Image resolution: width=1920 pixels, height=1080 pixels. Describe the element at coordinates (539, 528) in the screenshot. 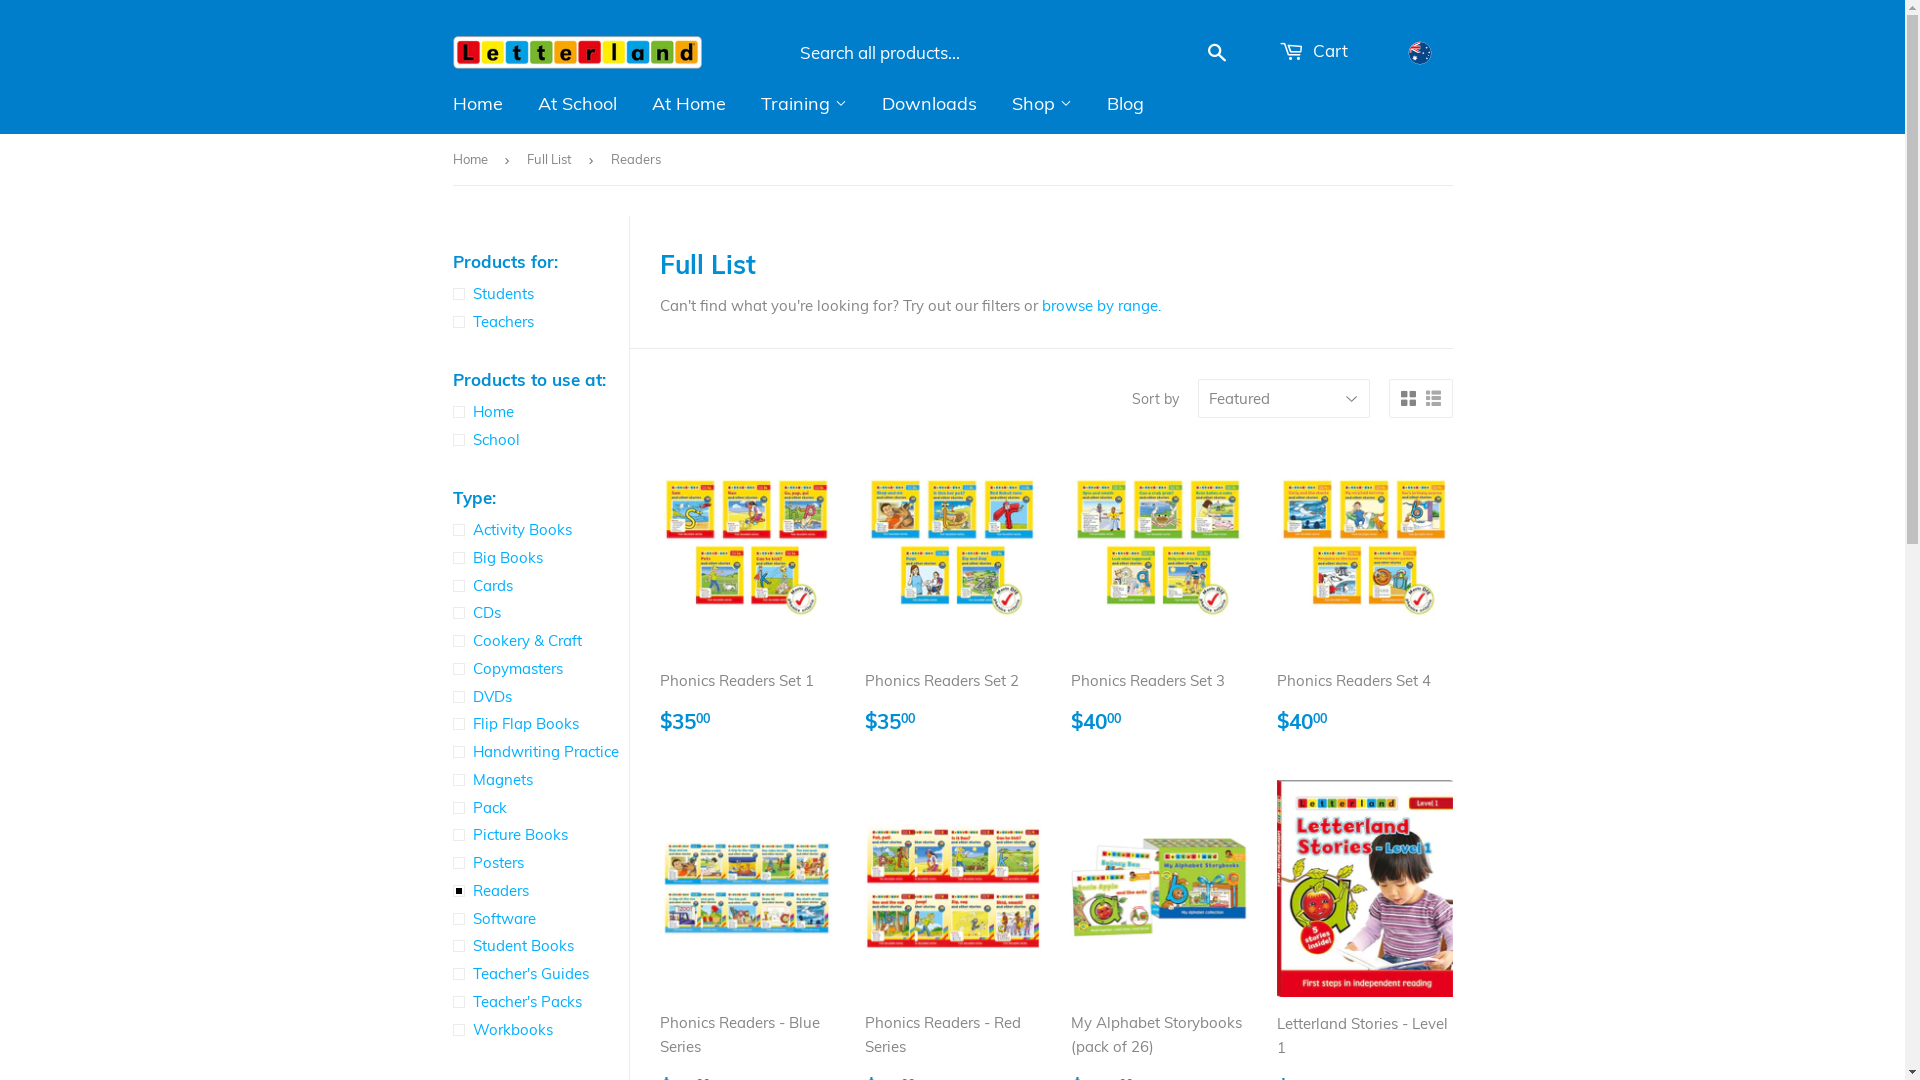

I see `'Activity Books'` at that location.